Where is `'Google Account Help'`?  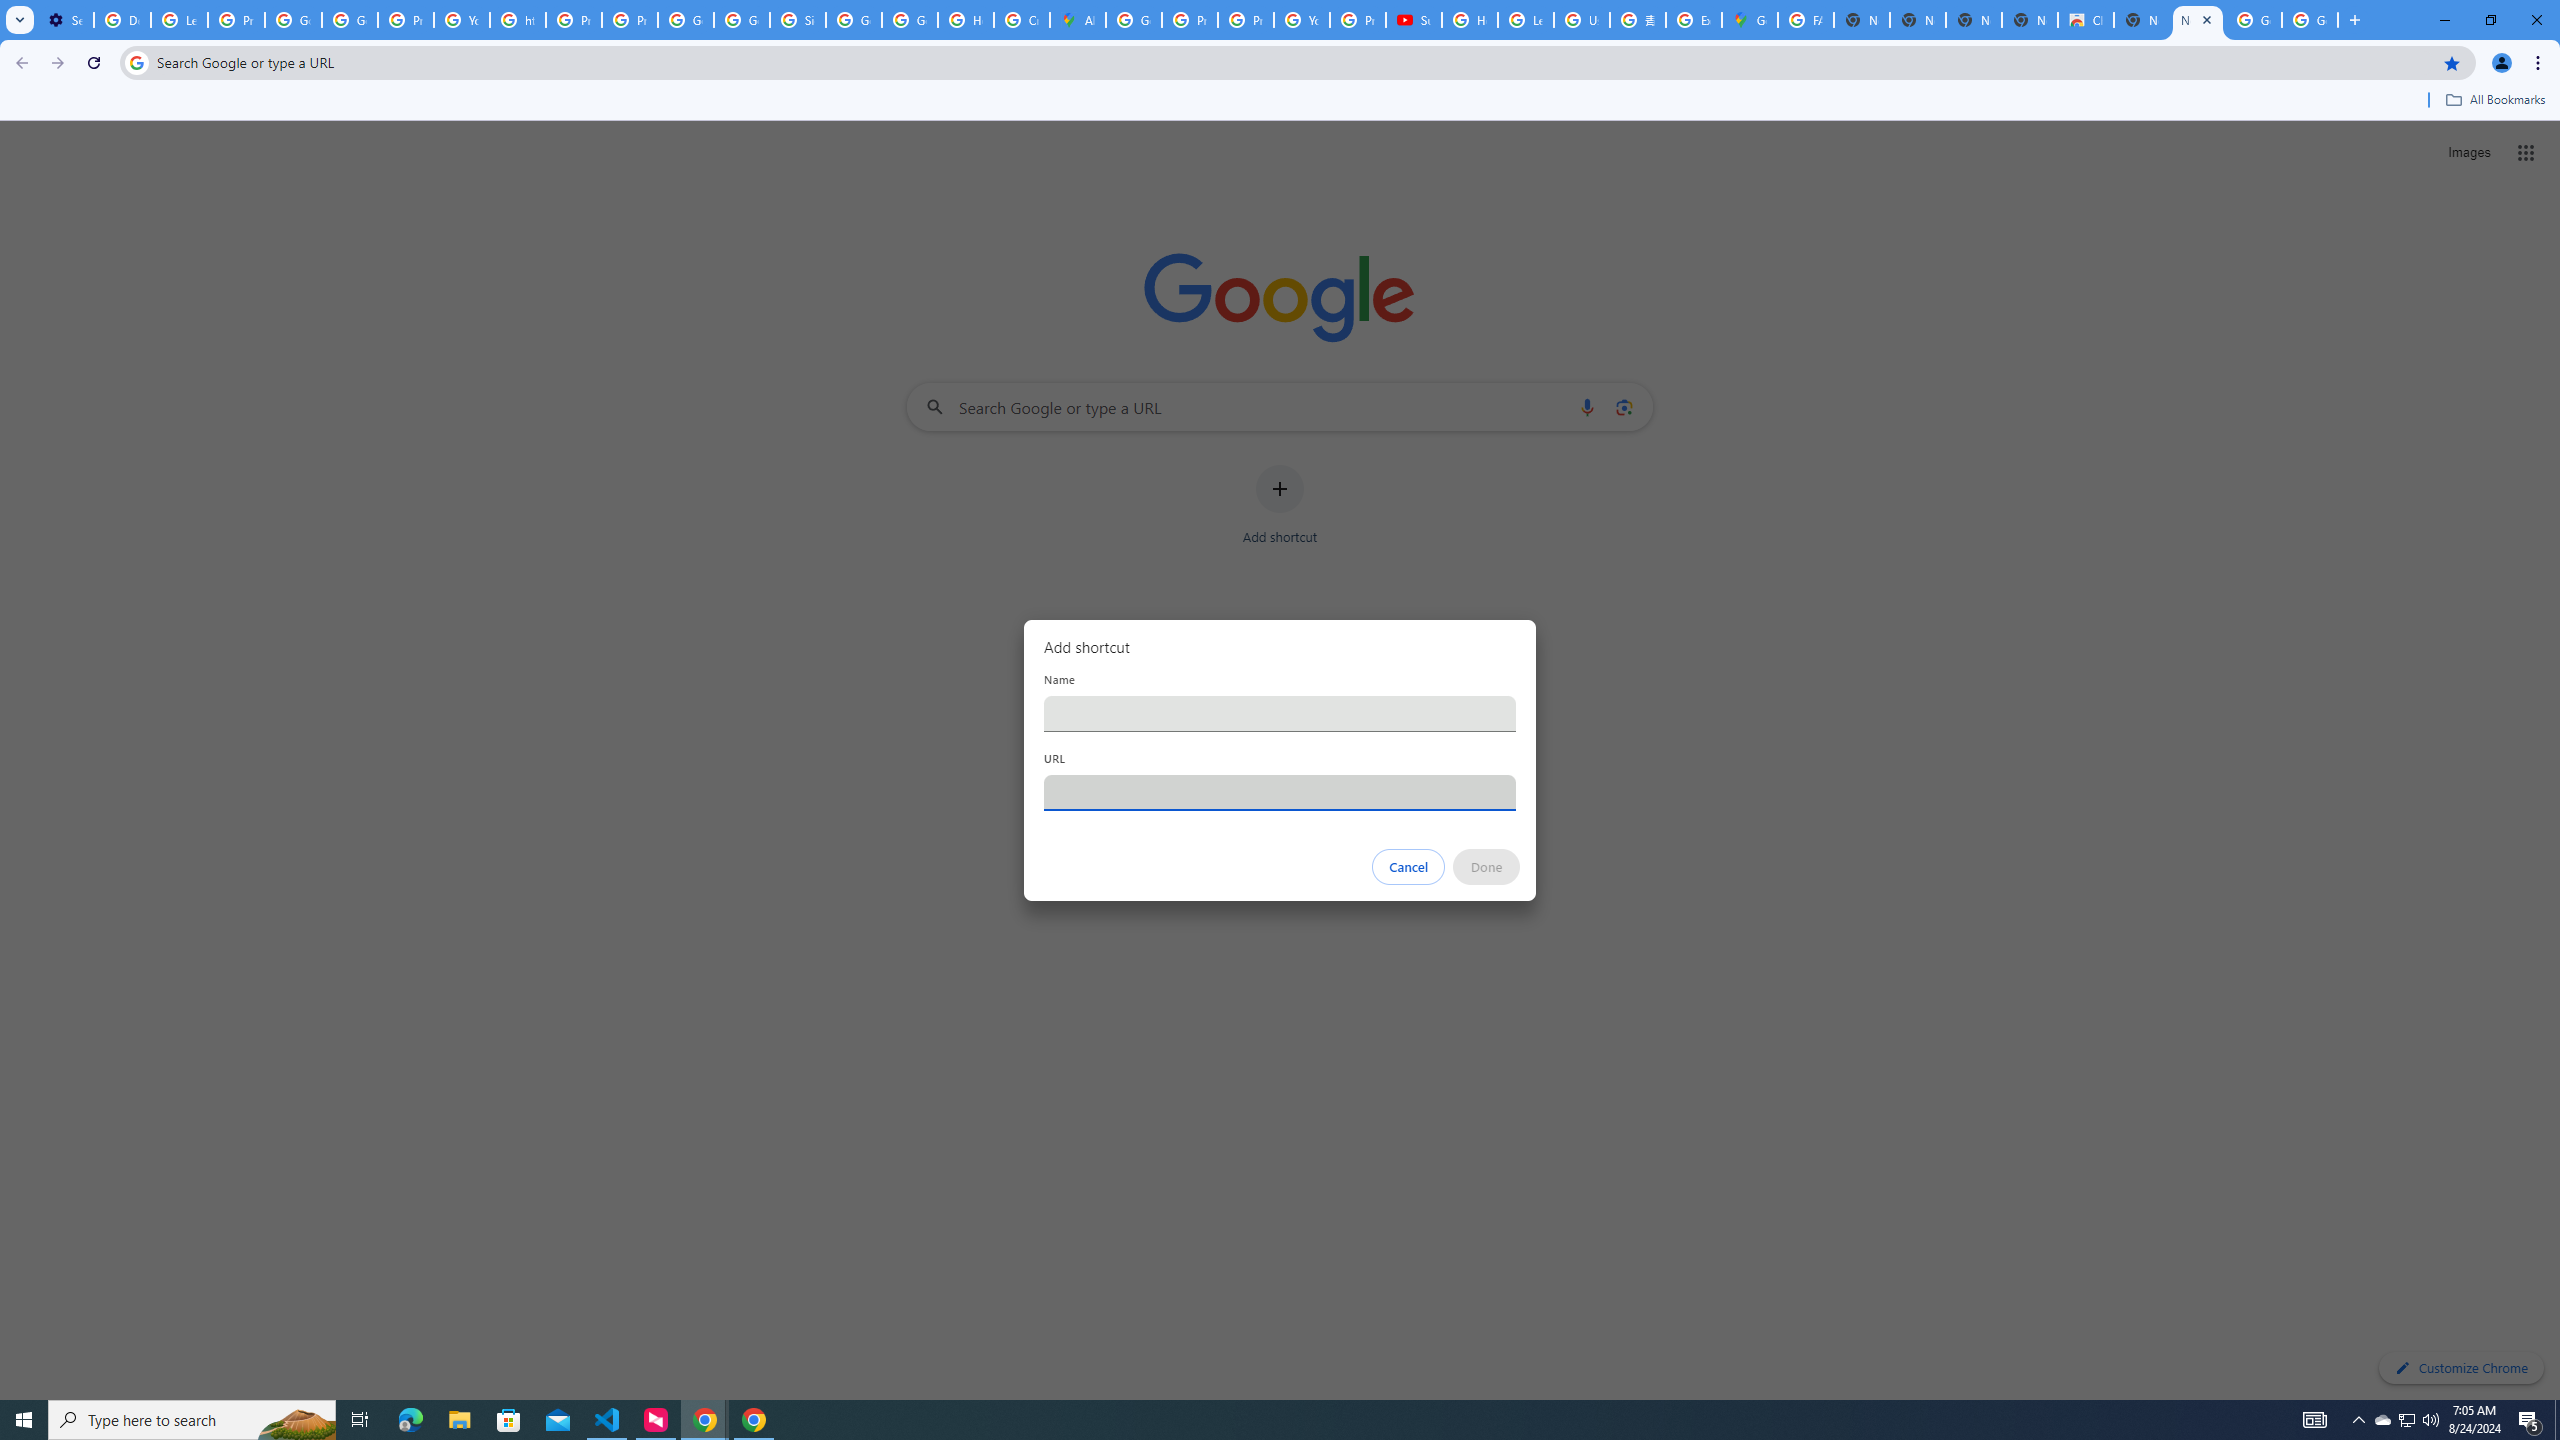
'Google Account Help' is located at coordinates (293, 19).